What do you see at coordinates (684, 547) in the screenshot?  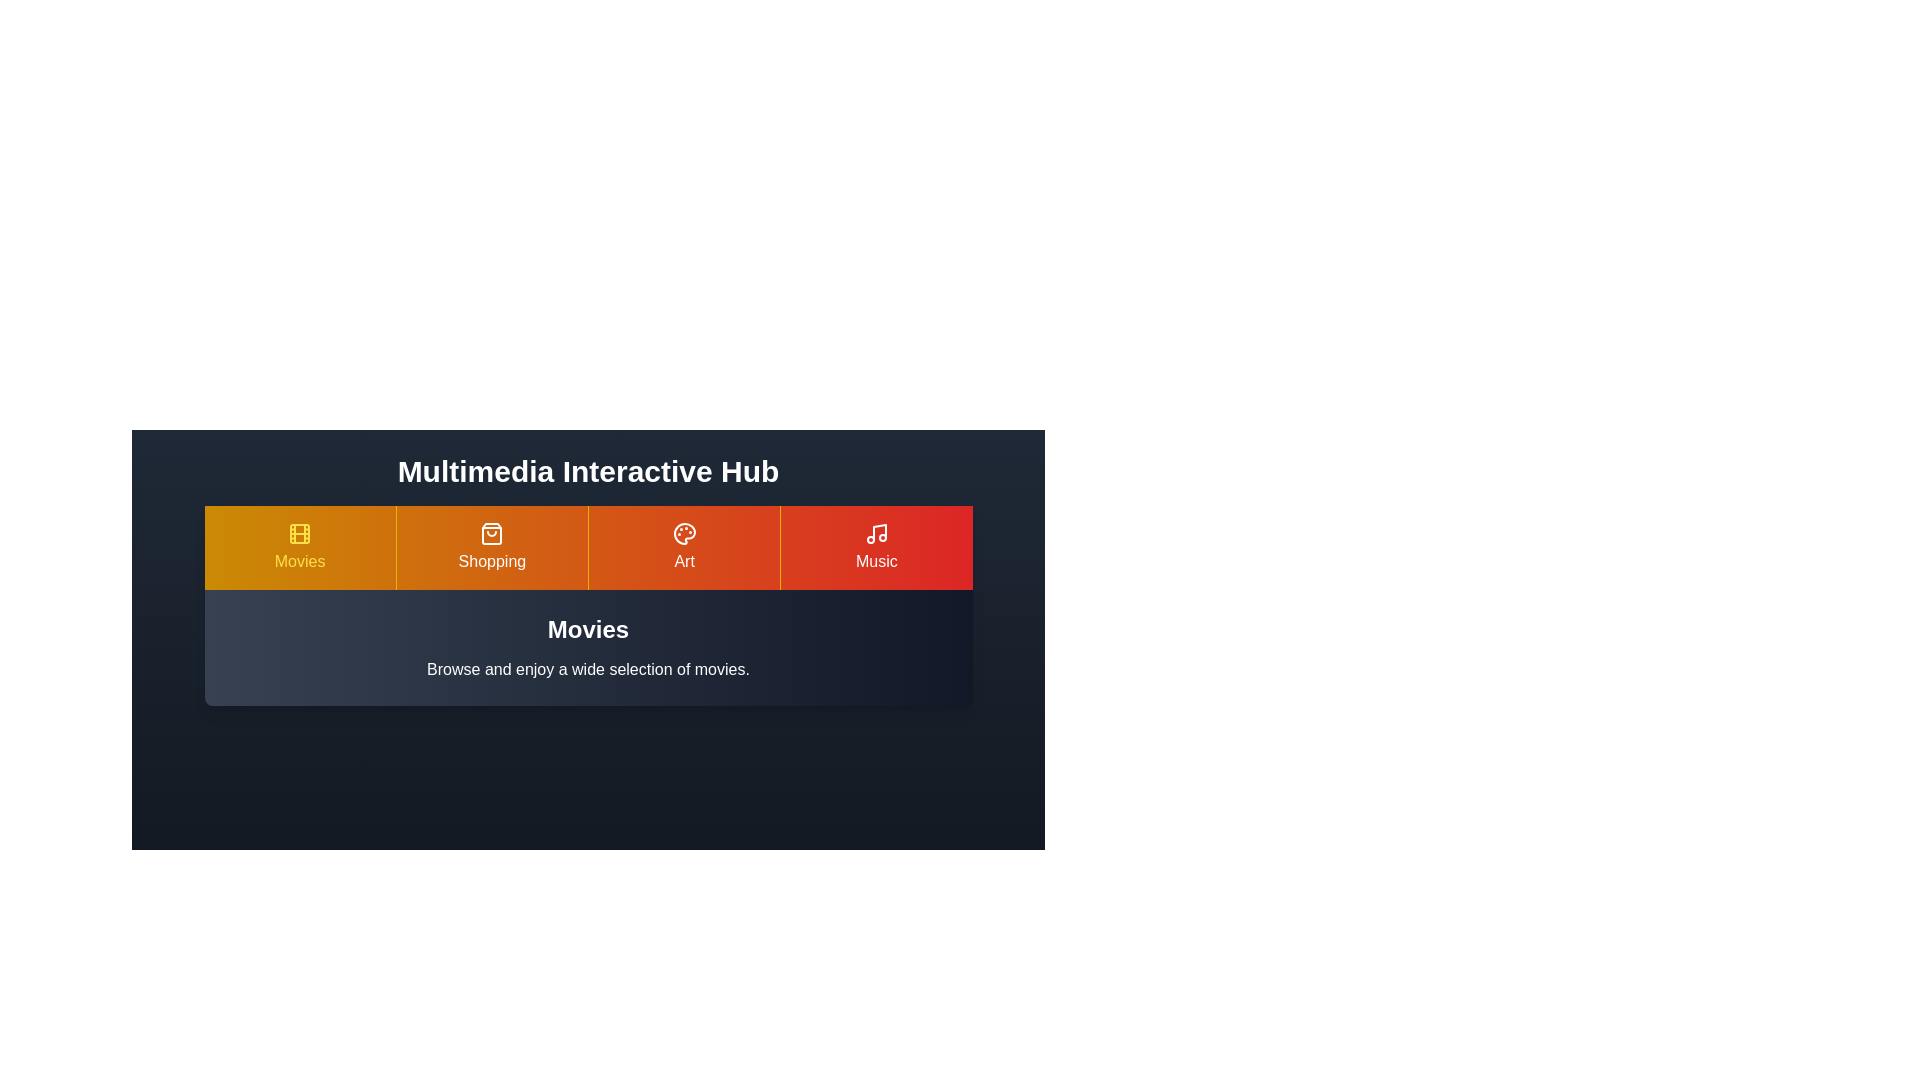 I see `the Art tab to view its content` at bounding box center [684, 547].